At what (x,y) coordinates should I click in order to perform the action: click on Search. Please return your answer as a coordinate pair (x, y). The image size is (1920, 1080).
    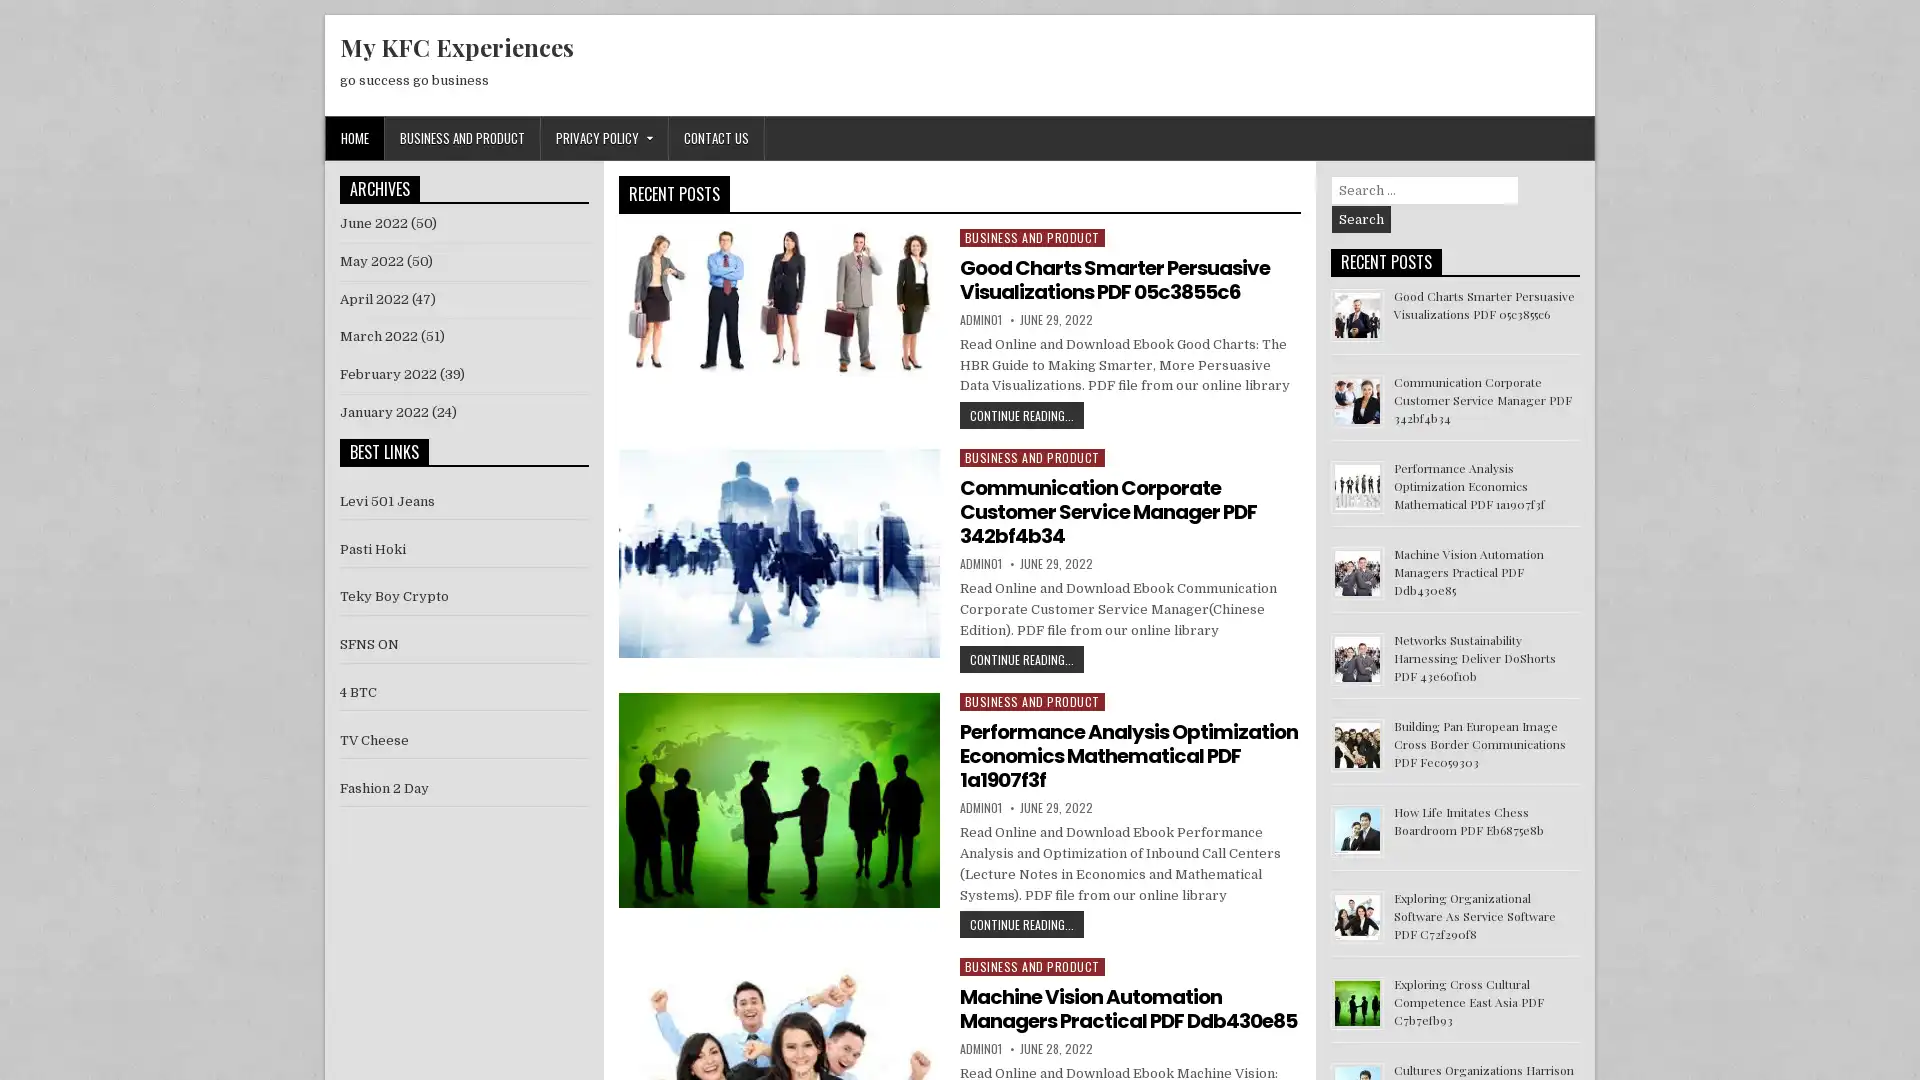
    Looking at the image, I should click on (1360, 219).